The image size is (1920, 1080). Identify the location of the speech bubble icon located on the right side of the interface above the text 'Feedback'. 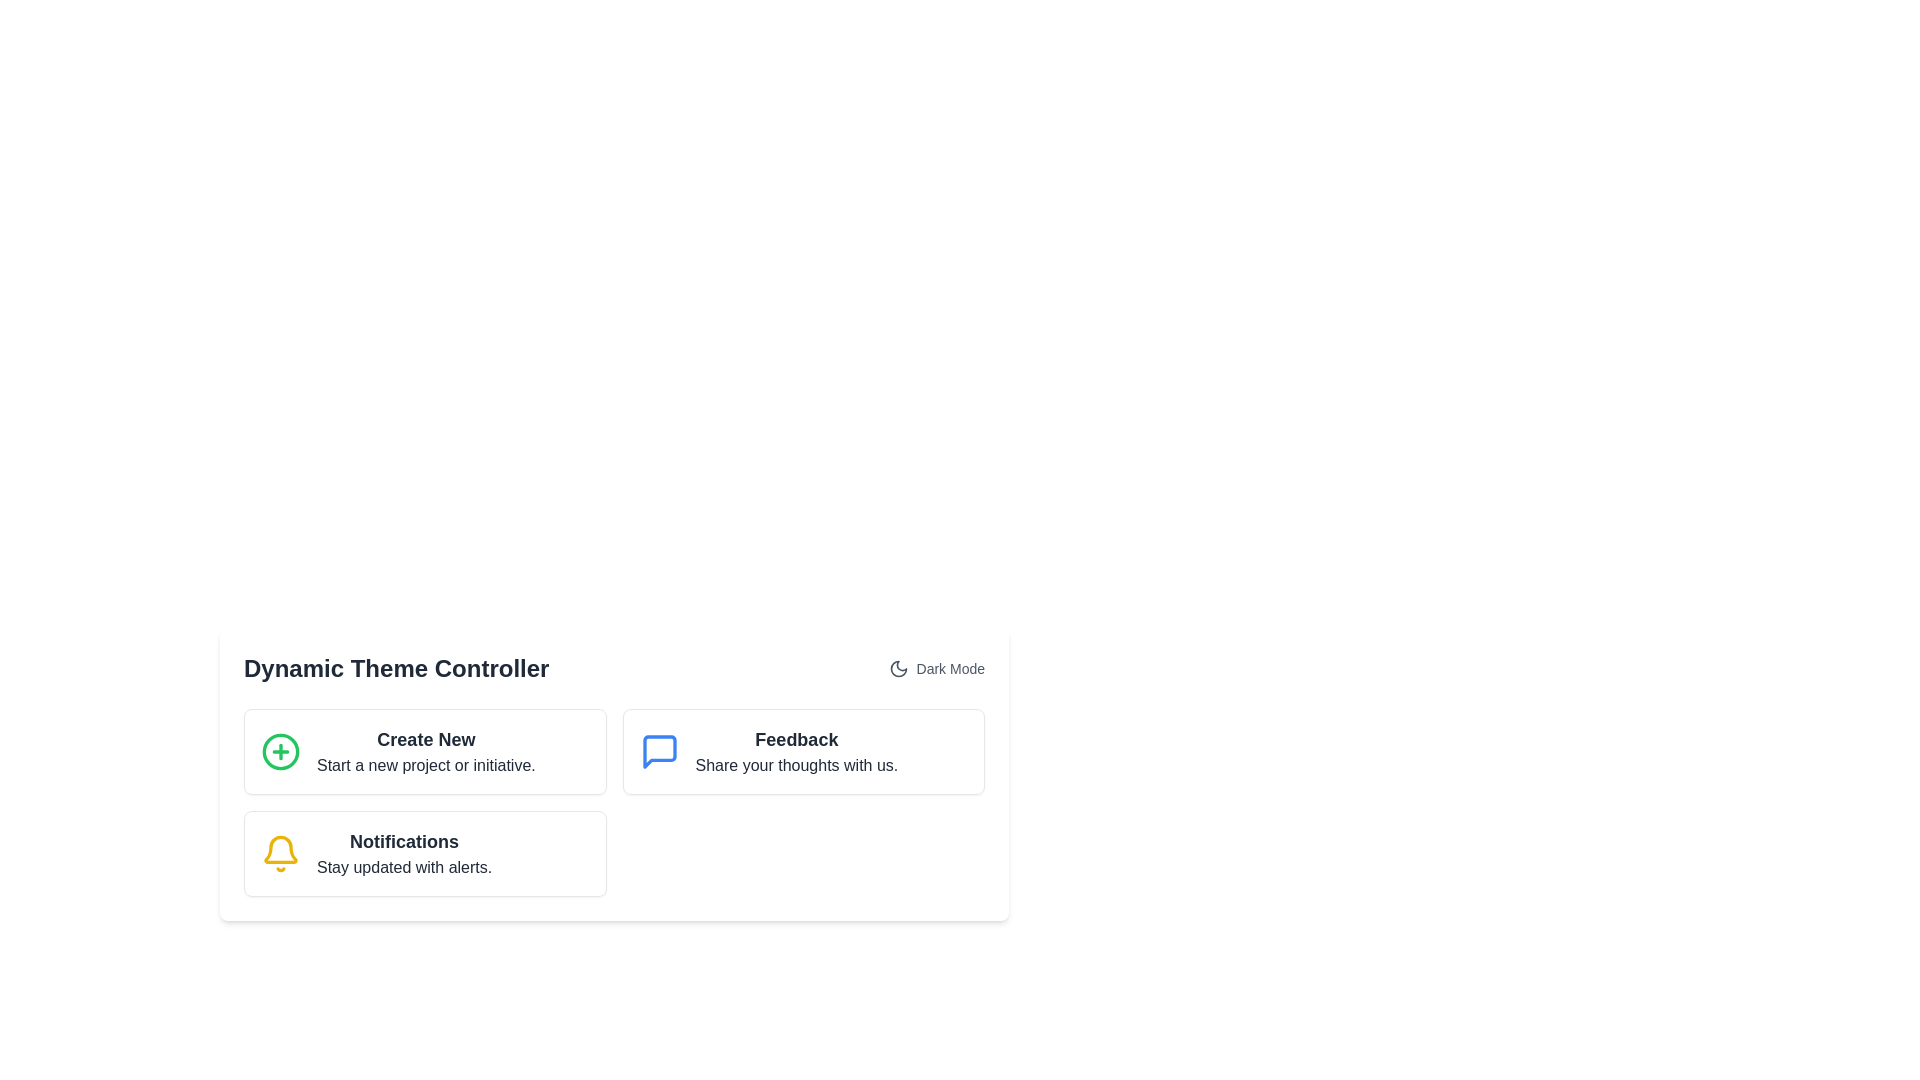
(659, 752).